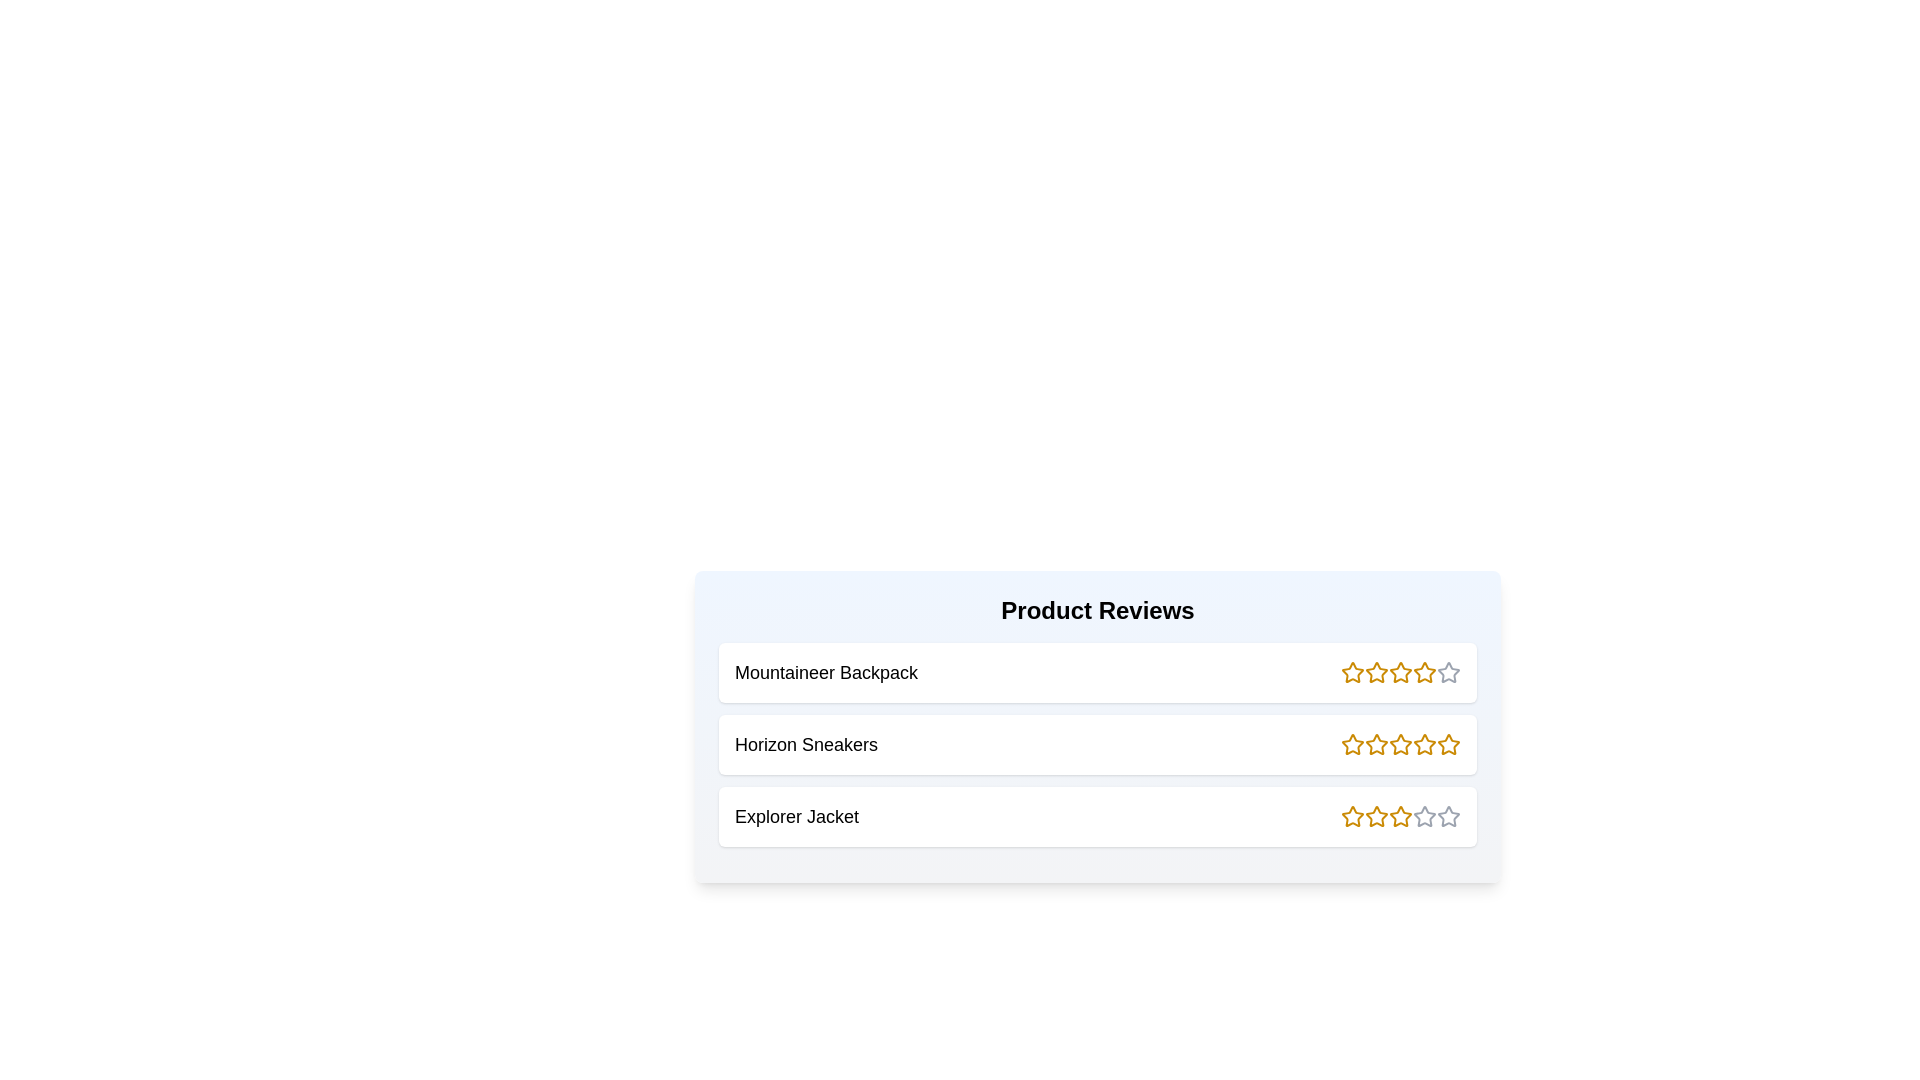  I want to click on the product name Horizon Sneakers to select it, so click(806, 744).